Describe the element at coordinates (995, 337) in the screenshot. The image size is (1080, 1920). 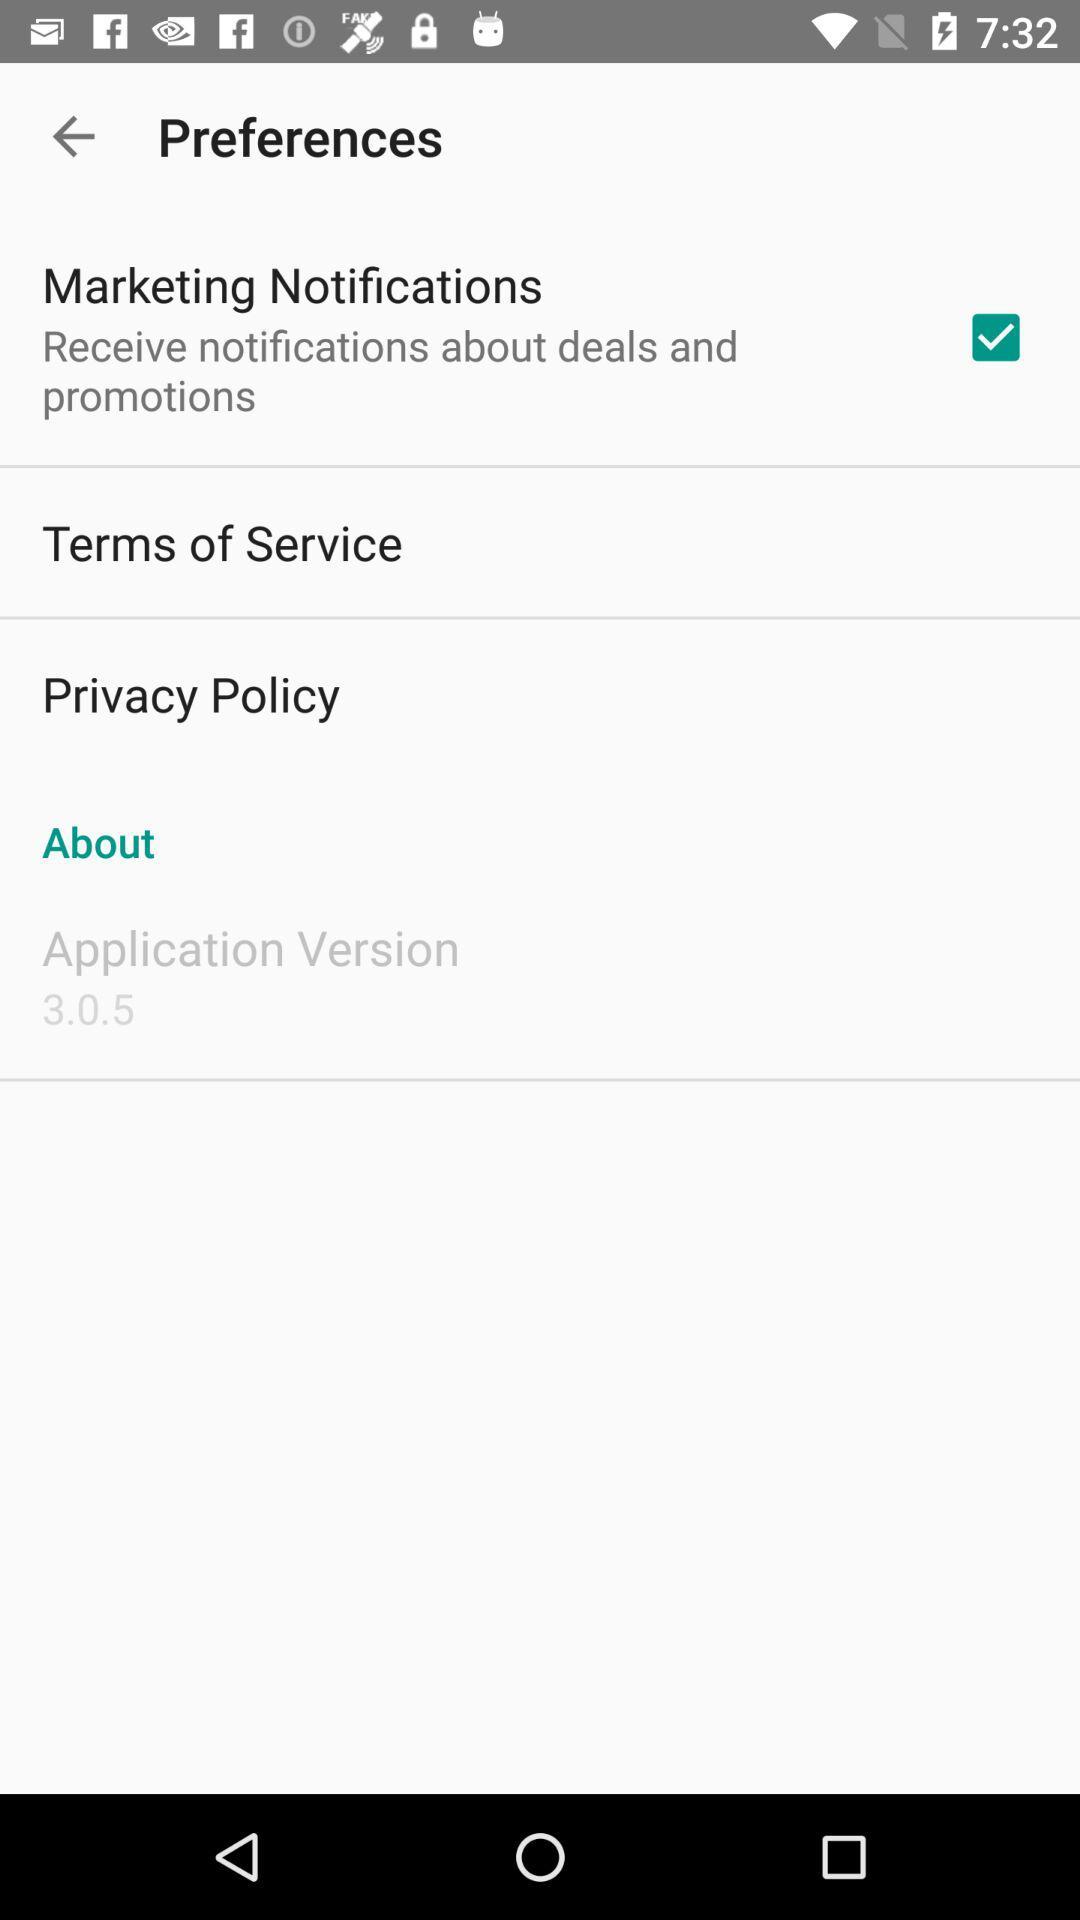
I see `app to the right of the receive notifications about item` at that location.